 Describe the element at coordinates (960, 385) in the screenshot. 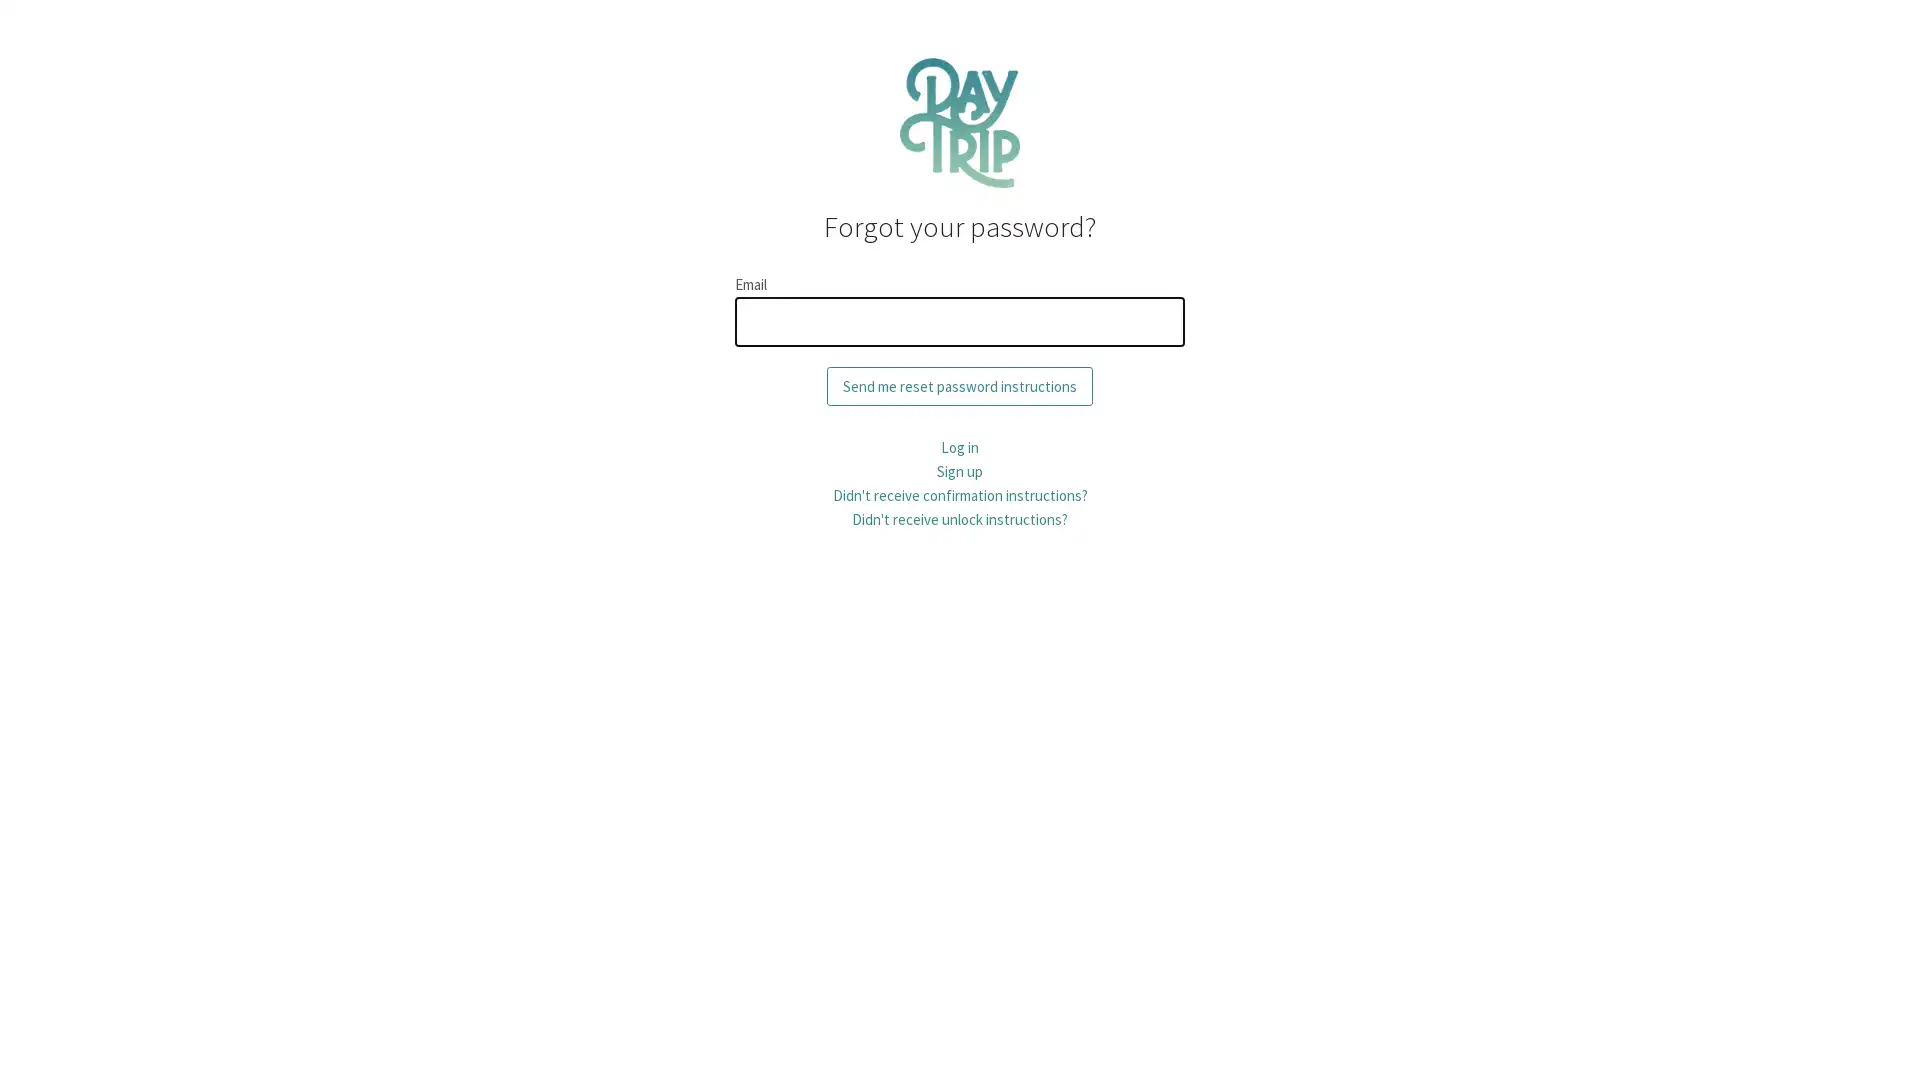

I see `Send me reset password instructions` at that location.